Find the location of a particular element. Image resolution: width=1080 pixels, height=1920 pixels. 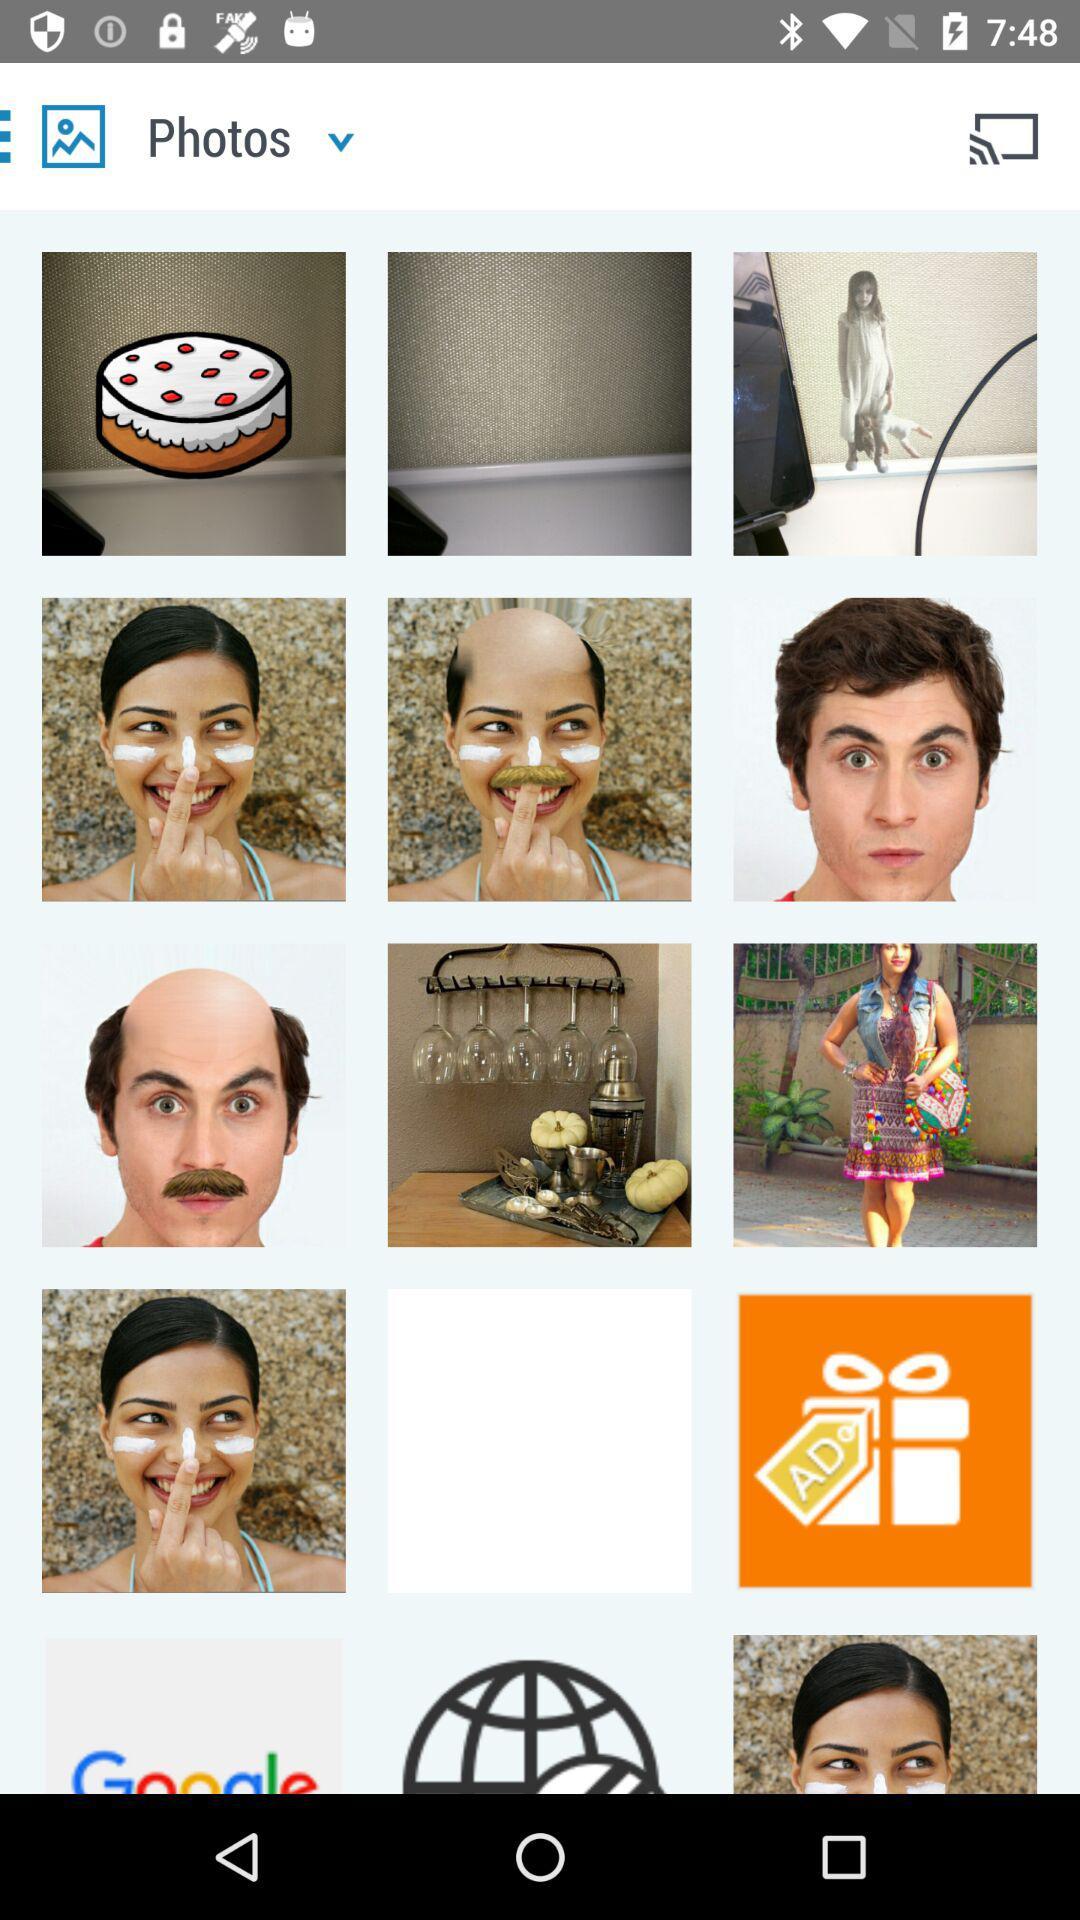

the wallpaper icon is located at coordinates (72, 135).